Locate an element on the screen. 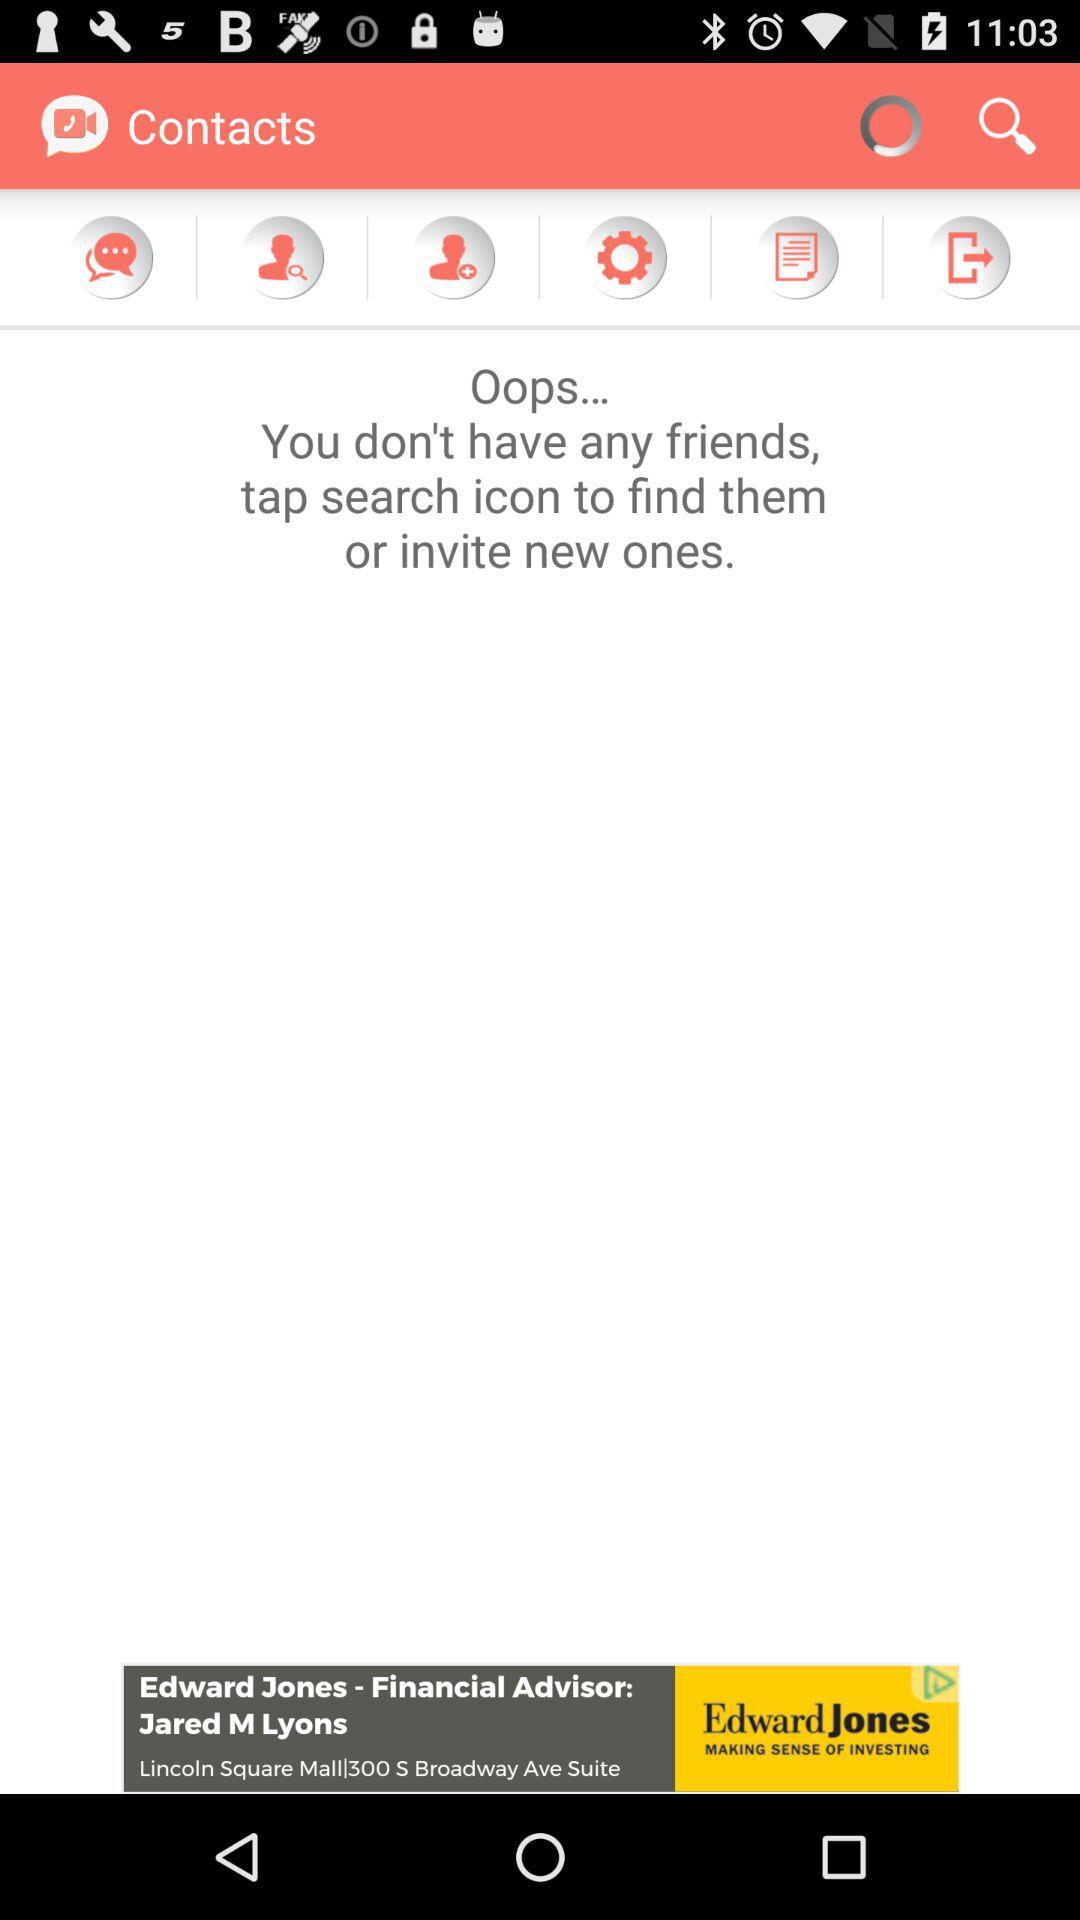 The image size is (1080, 1920). the chat icon is located at coordinates (111, 274).